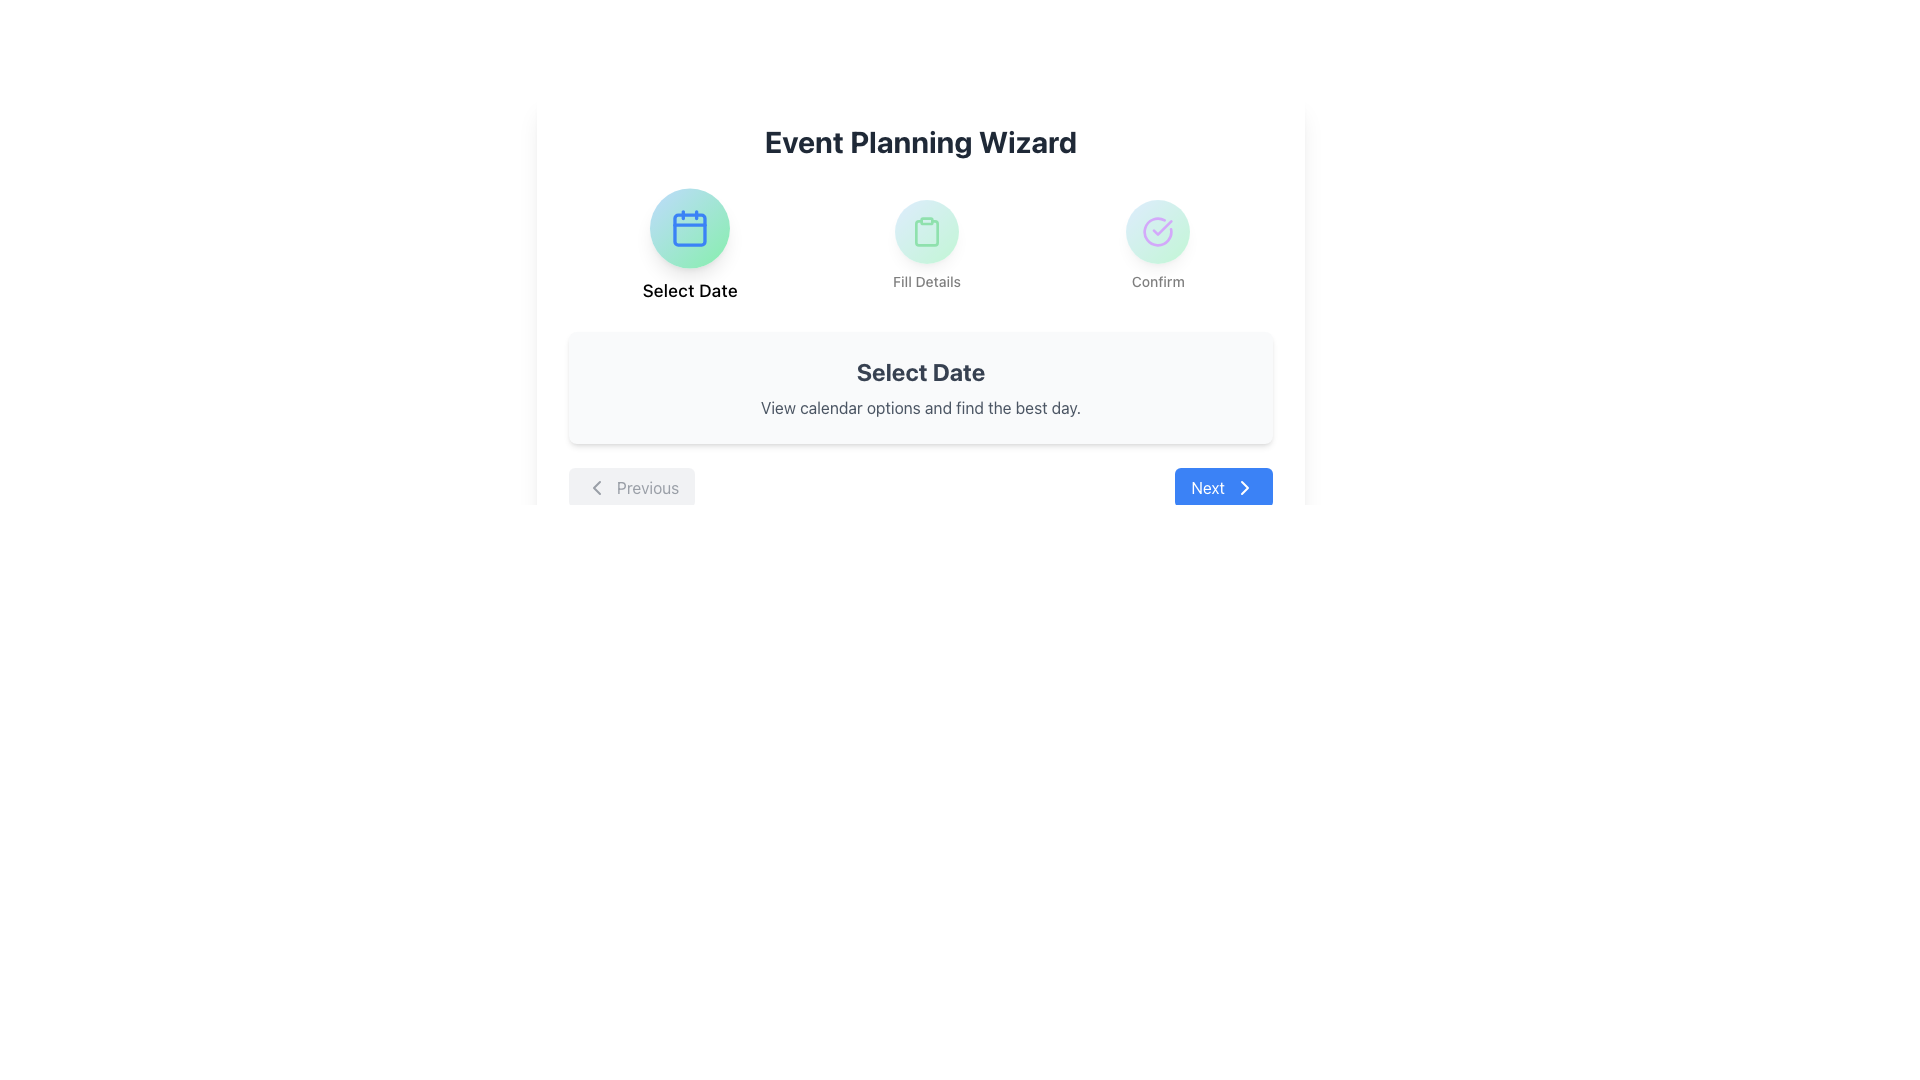 The width and height of the screenshot is (1920, 1080). What do you see at coordinates (1243, 488) in the screenshot?
I see `the right-facing chevron arrow that is part of the navigation button labeled 'Next'` at bounding box center [1243, 488].